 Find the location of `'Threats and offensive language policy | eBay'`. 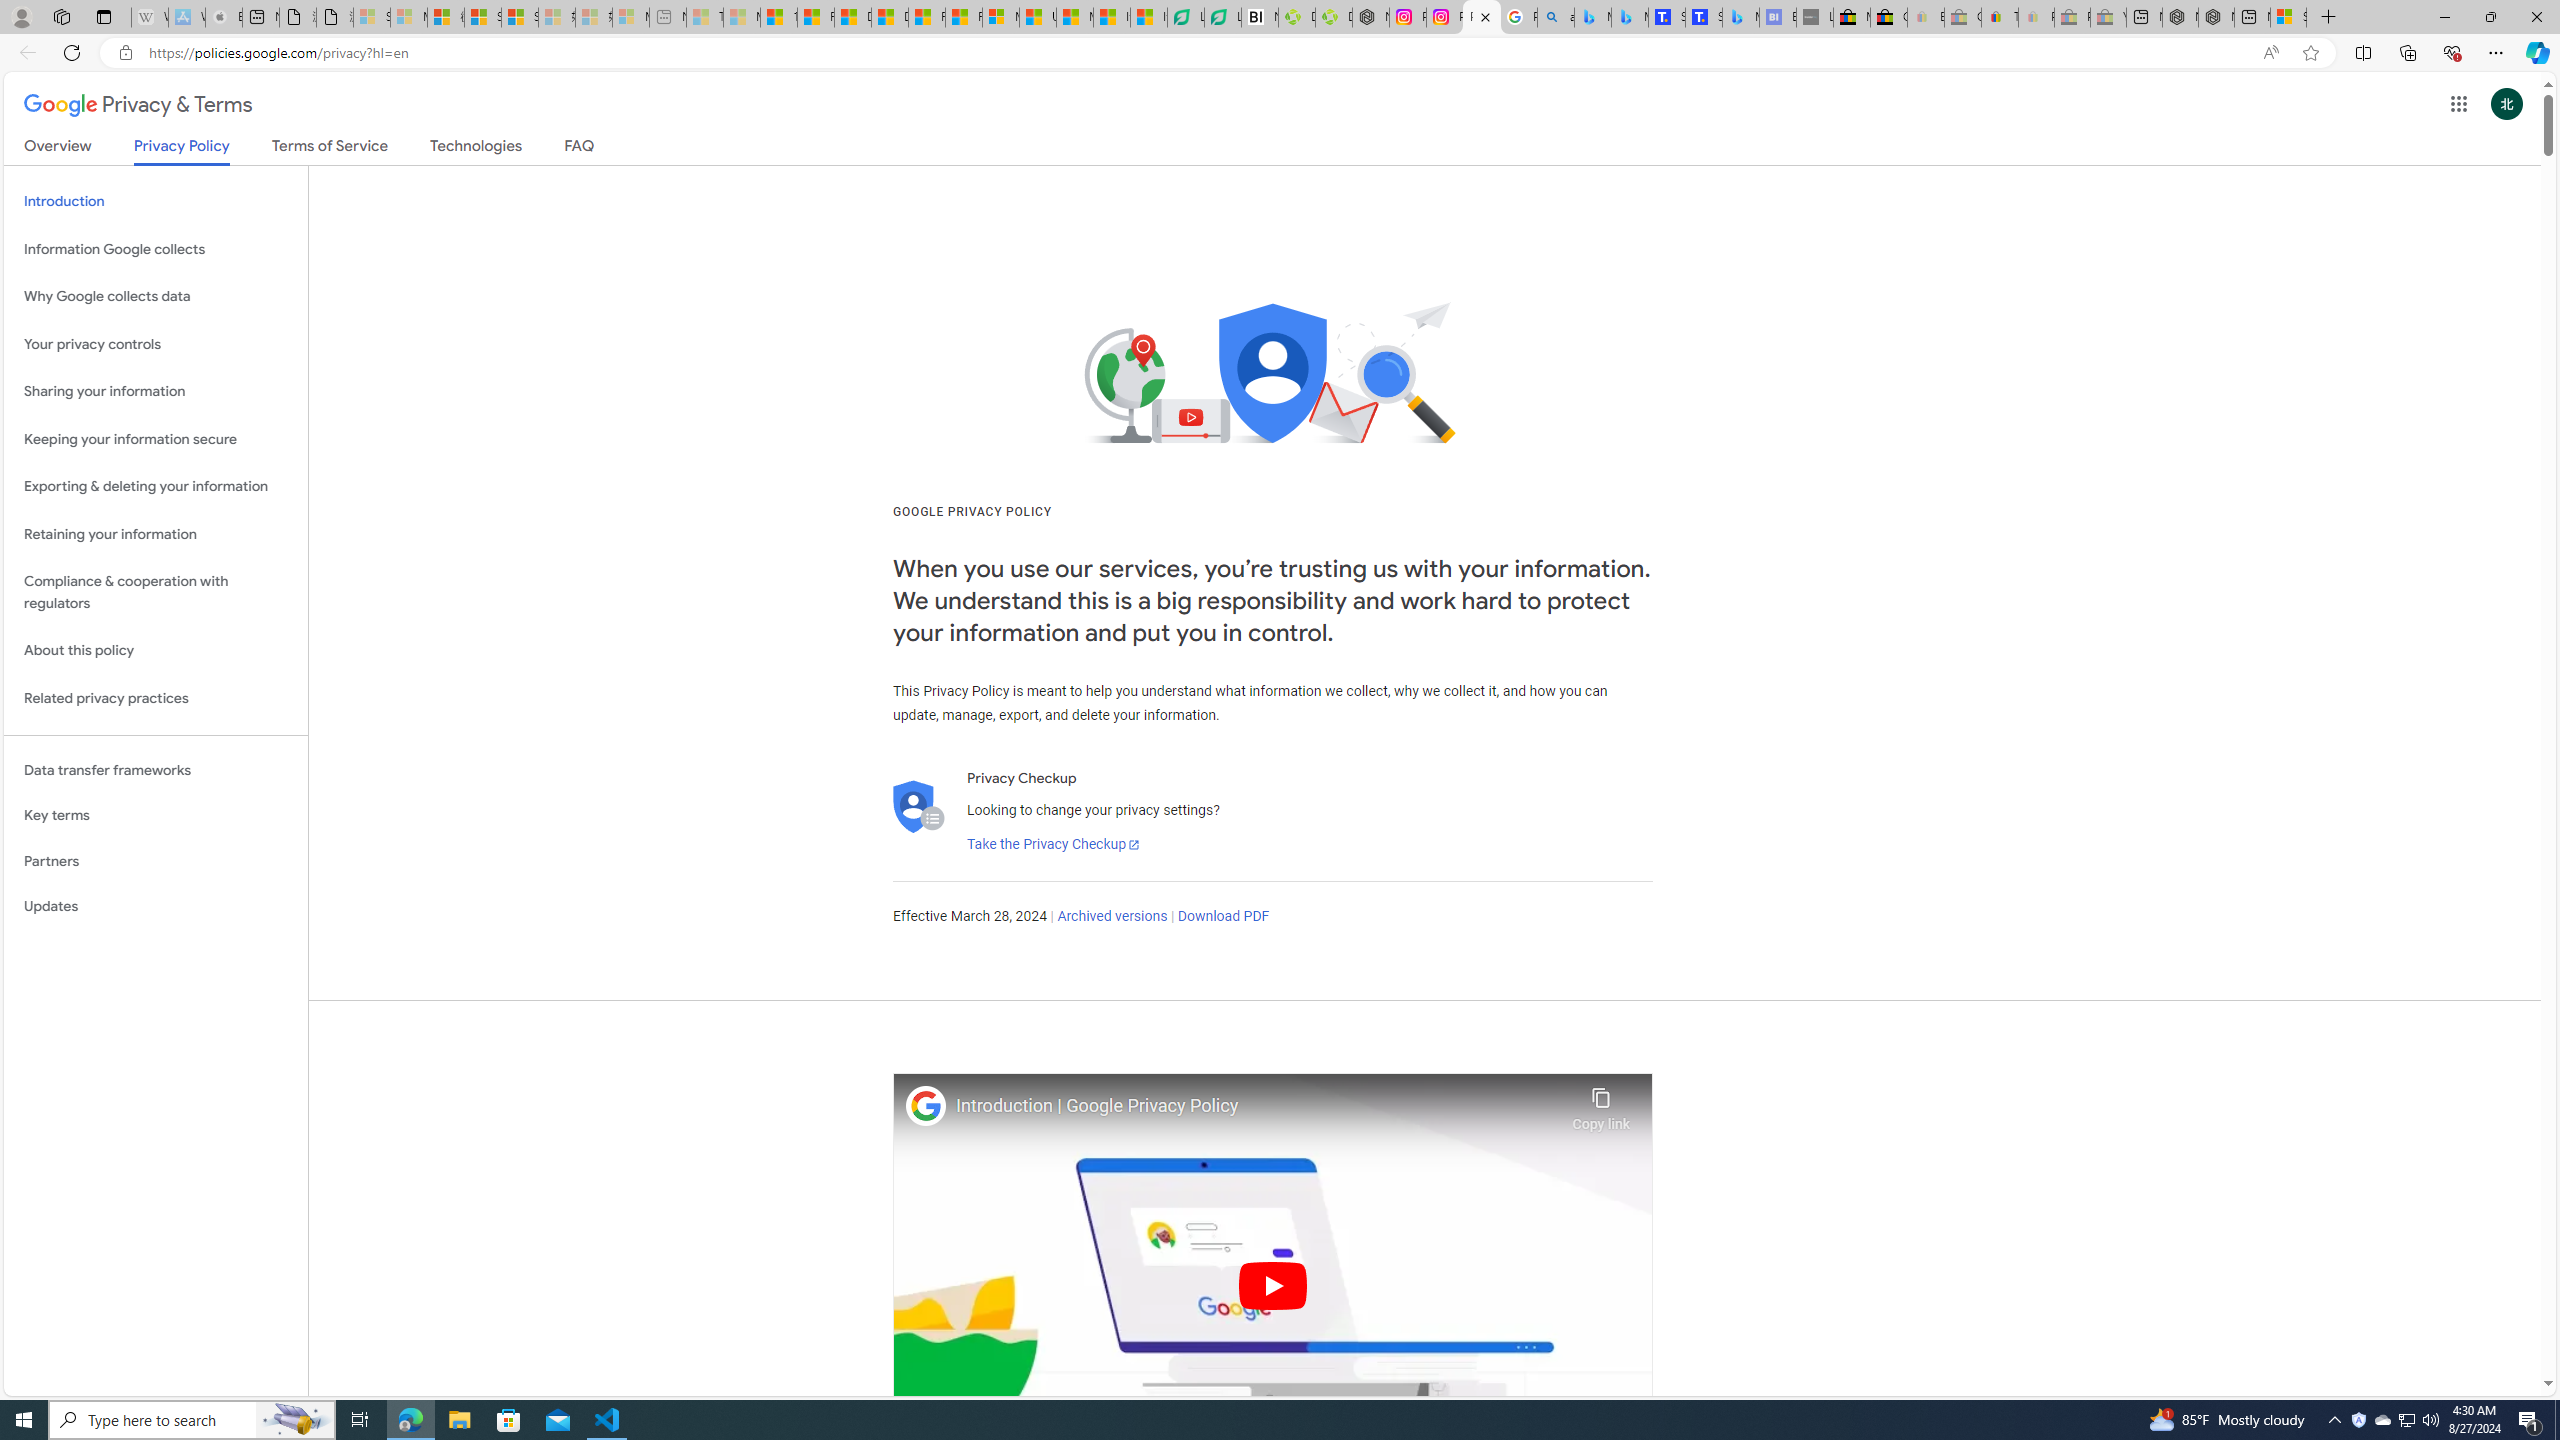

'Threats and offensive language policy | eBay' is located at coordinates (2000, 16).